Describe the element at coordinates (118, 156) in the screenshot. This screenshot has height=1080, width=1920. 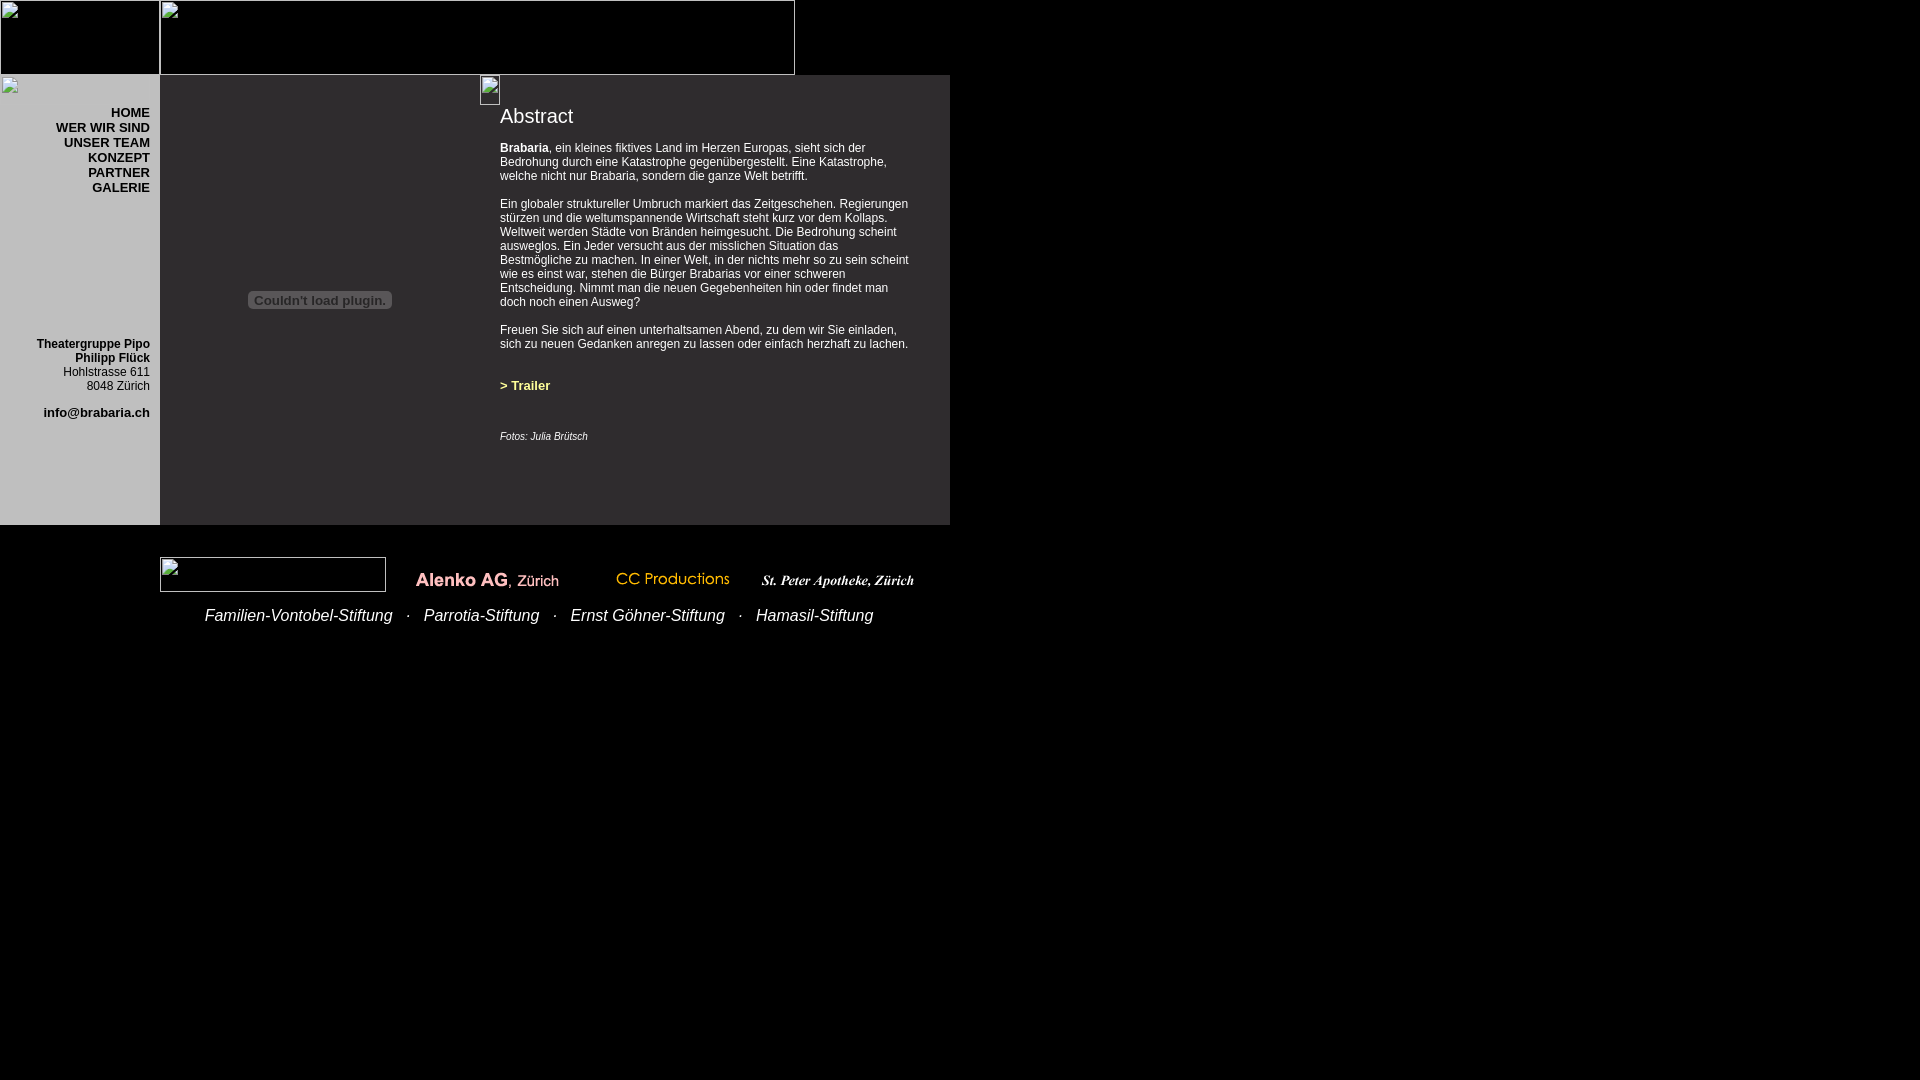
I see `'KONZEPT'` at that location.